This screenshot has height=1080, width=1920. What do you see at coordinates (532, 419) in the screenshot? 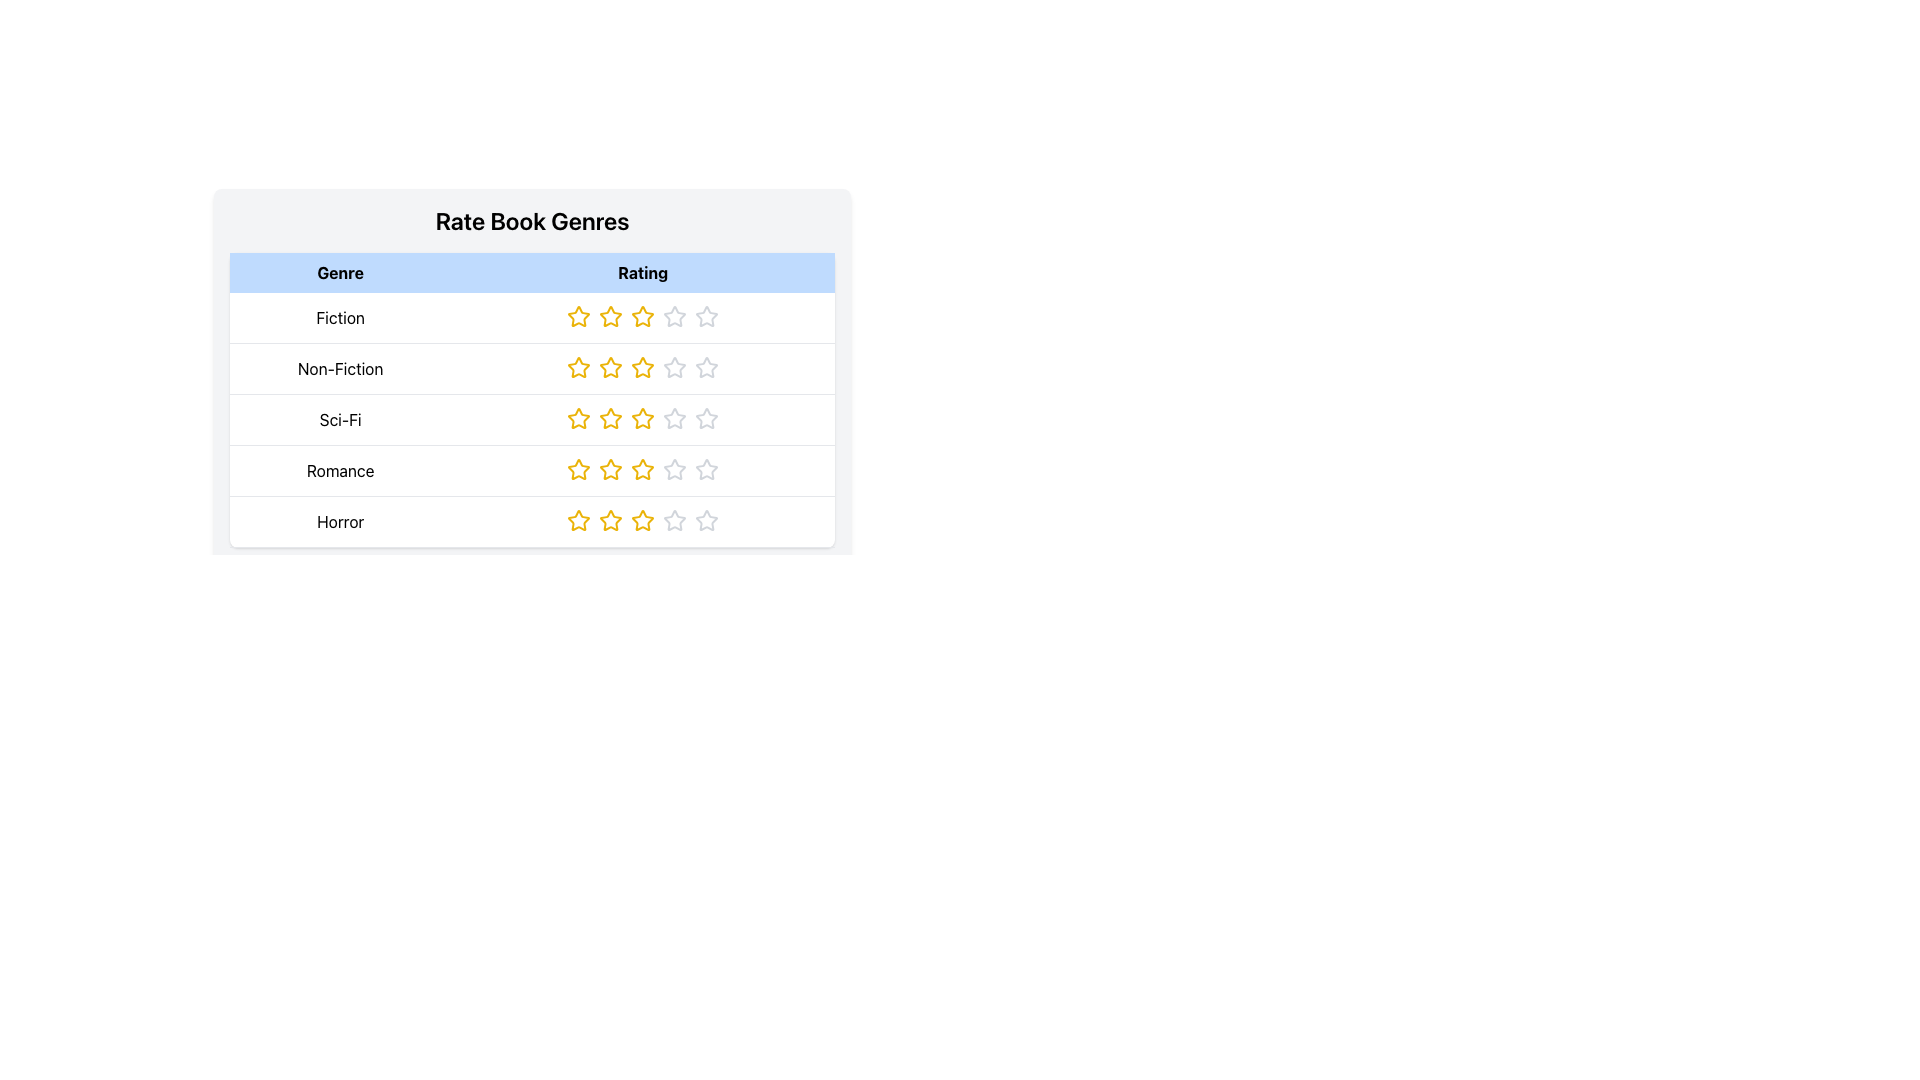
I see `the third row of the table representing the 'Sci-Fi' genre` at bounding box center [532, 419].